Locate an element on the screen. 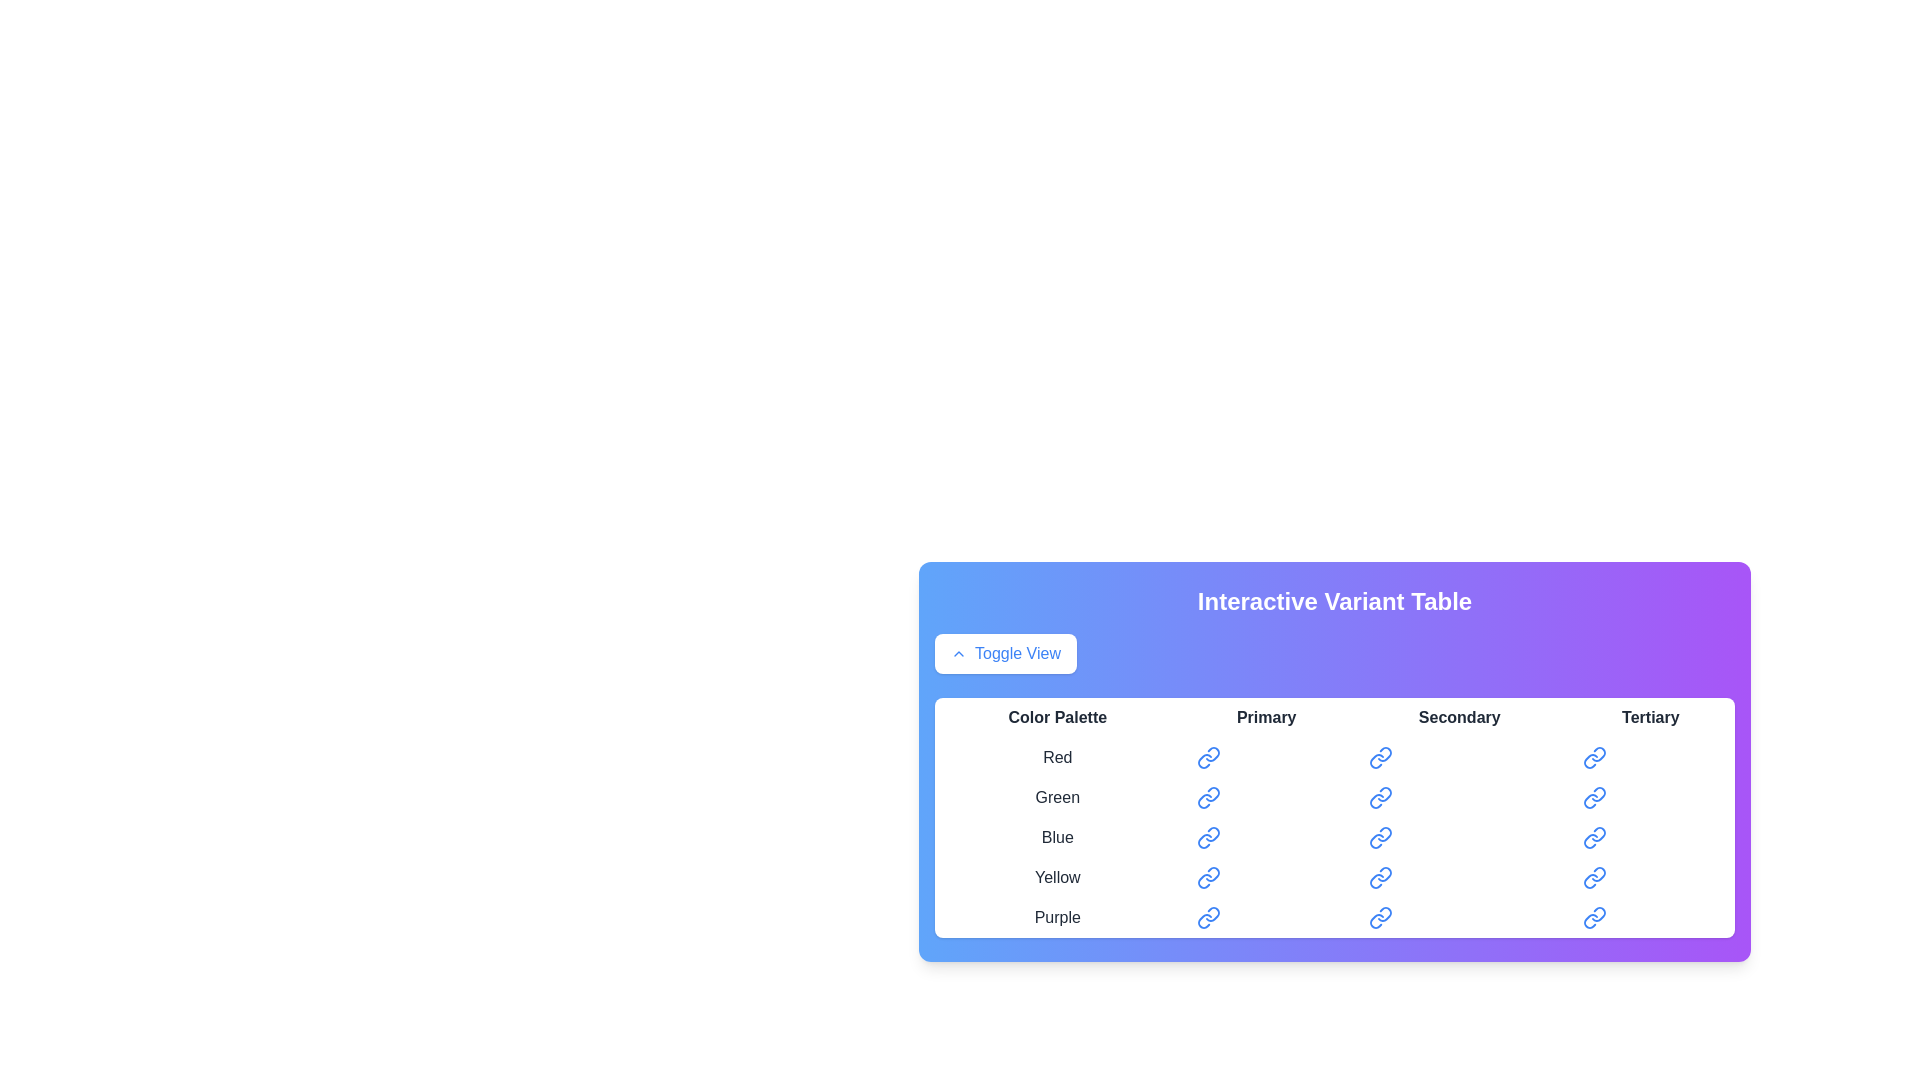 This screenshot has width=1920, height=1080. the text label displaying 'Blue' in the third row under the 'Color Palette' column of the interactive table is located at coordinates (1056, 837).